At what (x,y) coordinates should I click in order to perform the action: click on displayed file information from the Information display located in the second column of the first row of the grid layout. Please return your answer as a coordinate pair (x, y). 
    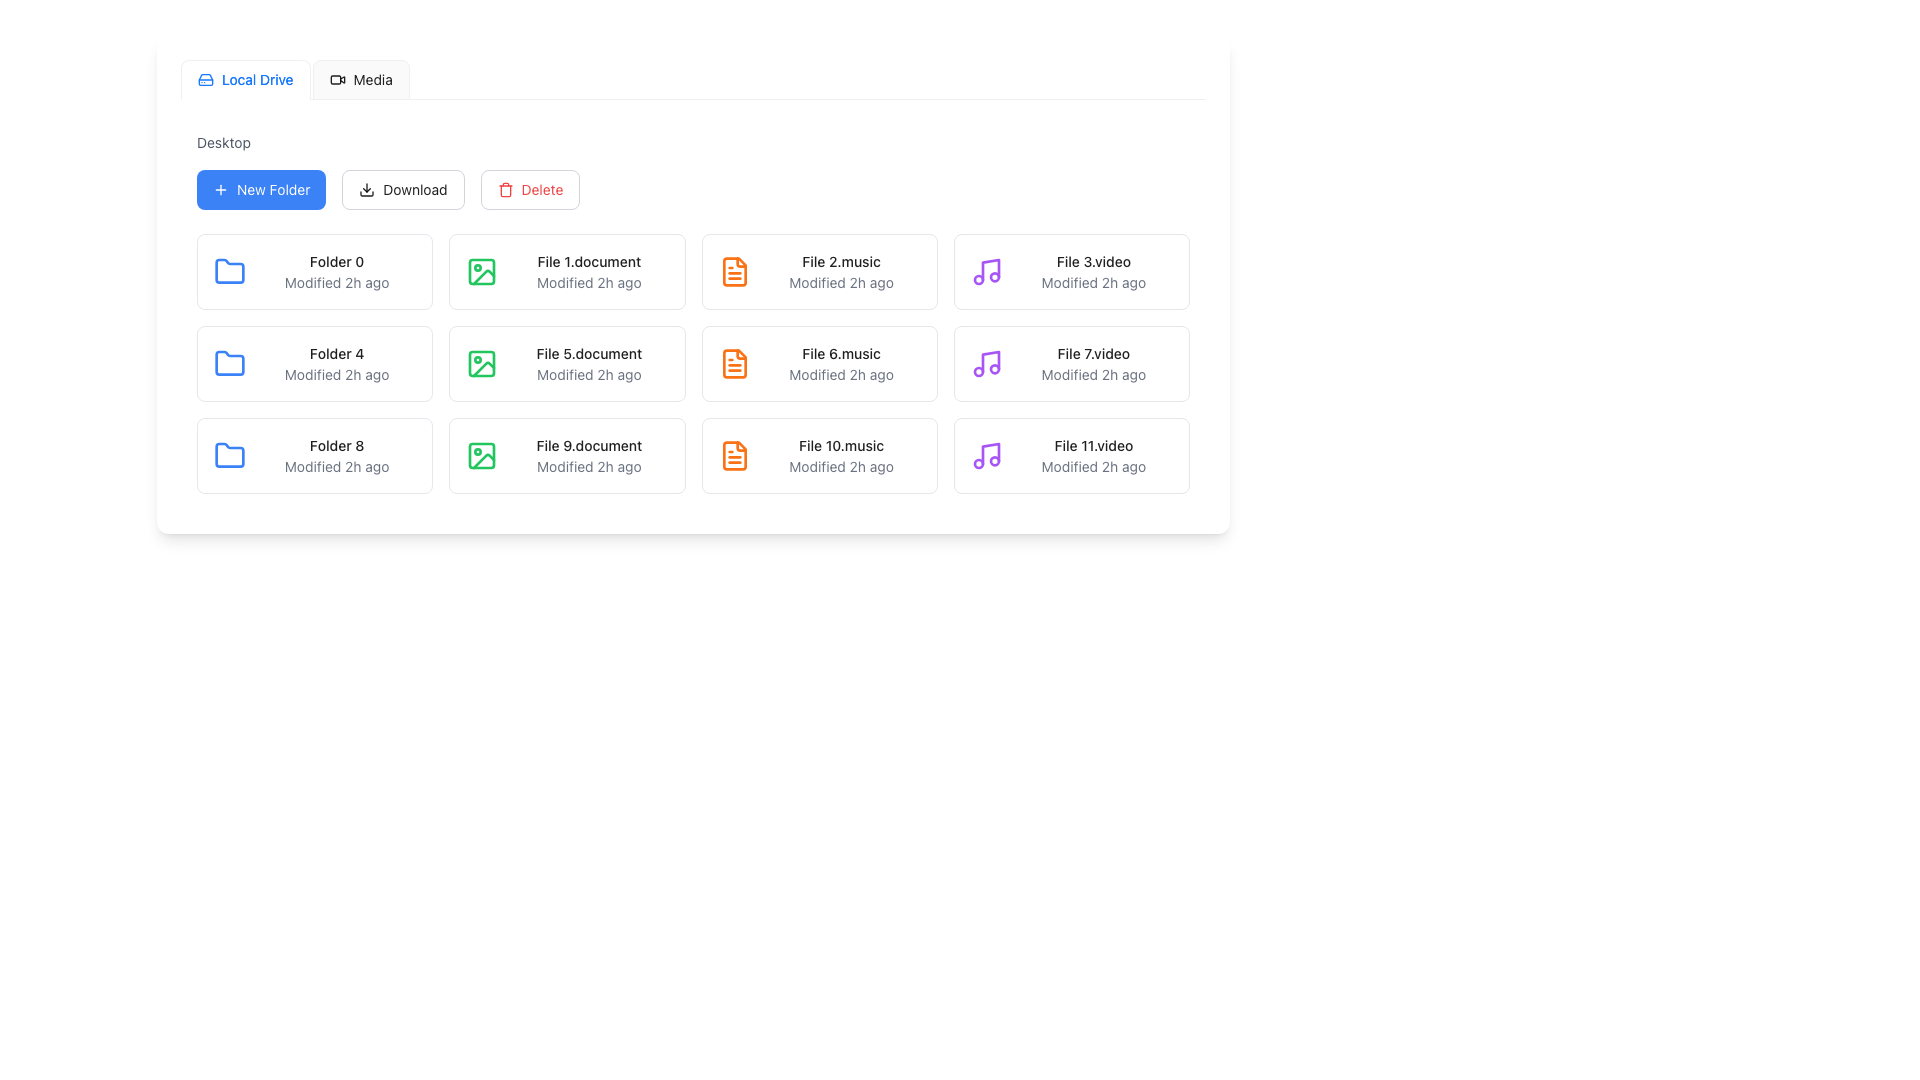
    Looking at the image, I should click on (841, 272).